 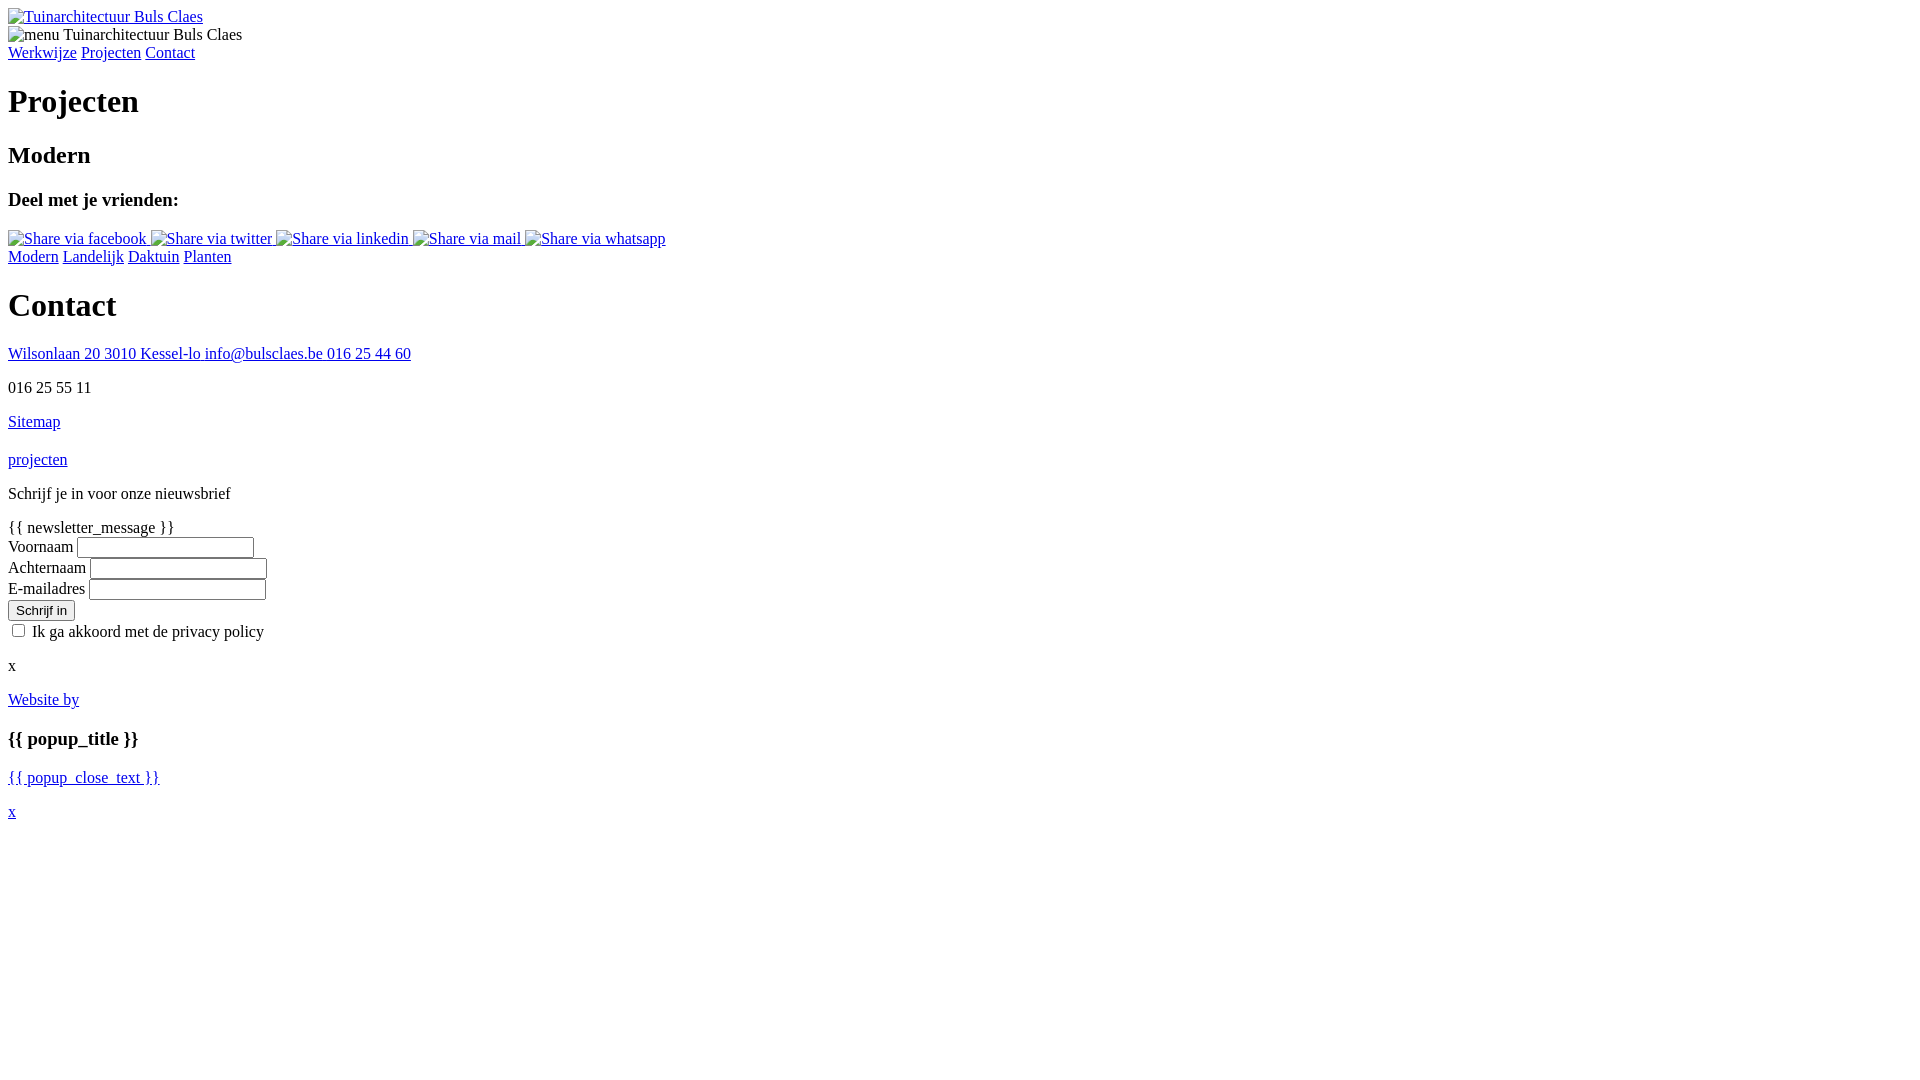 I want to click on 'Schrijf in', so click(x=8, y=609).